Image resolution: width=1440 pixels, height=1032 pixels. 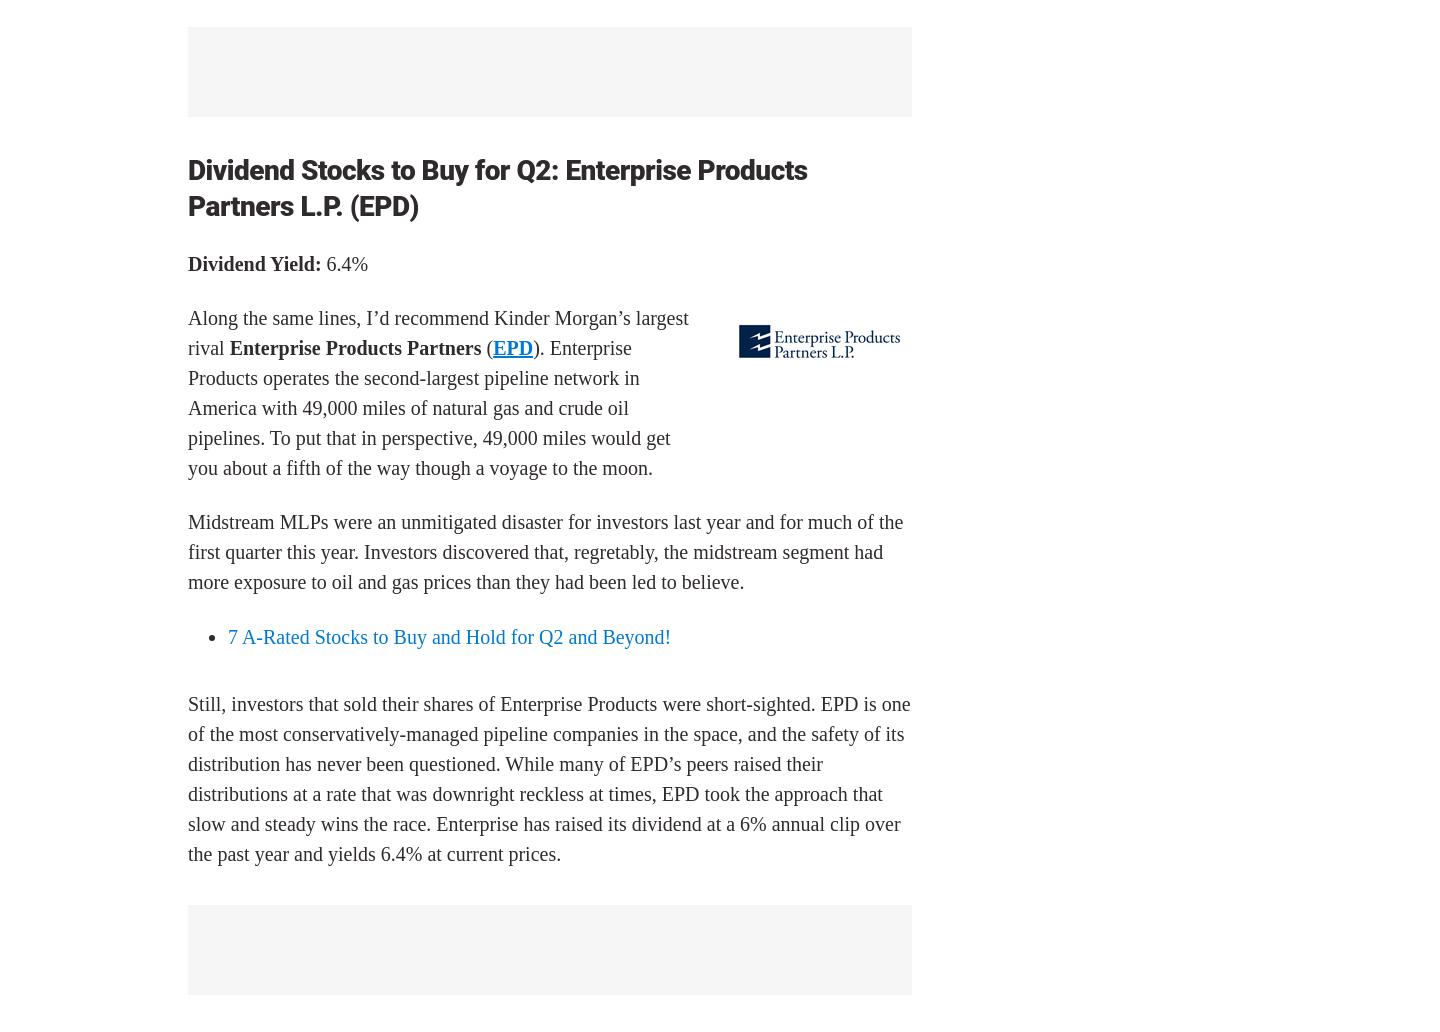 What do you see at coordinates (512, 347) in the screenshot?
I see `'EPD'` at bounding box center [512, 347].